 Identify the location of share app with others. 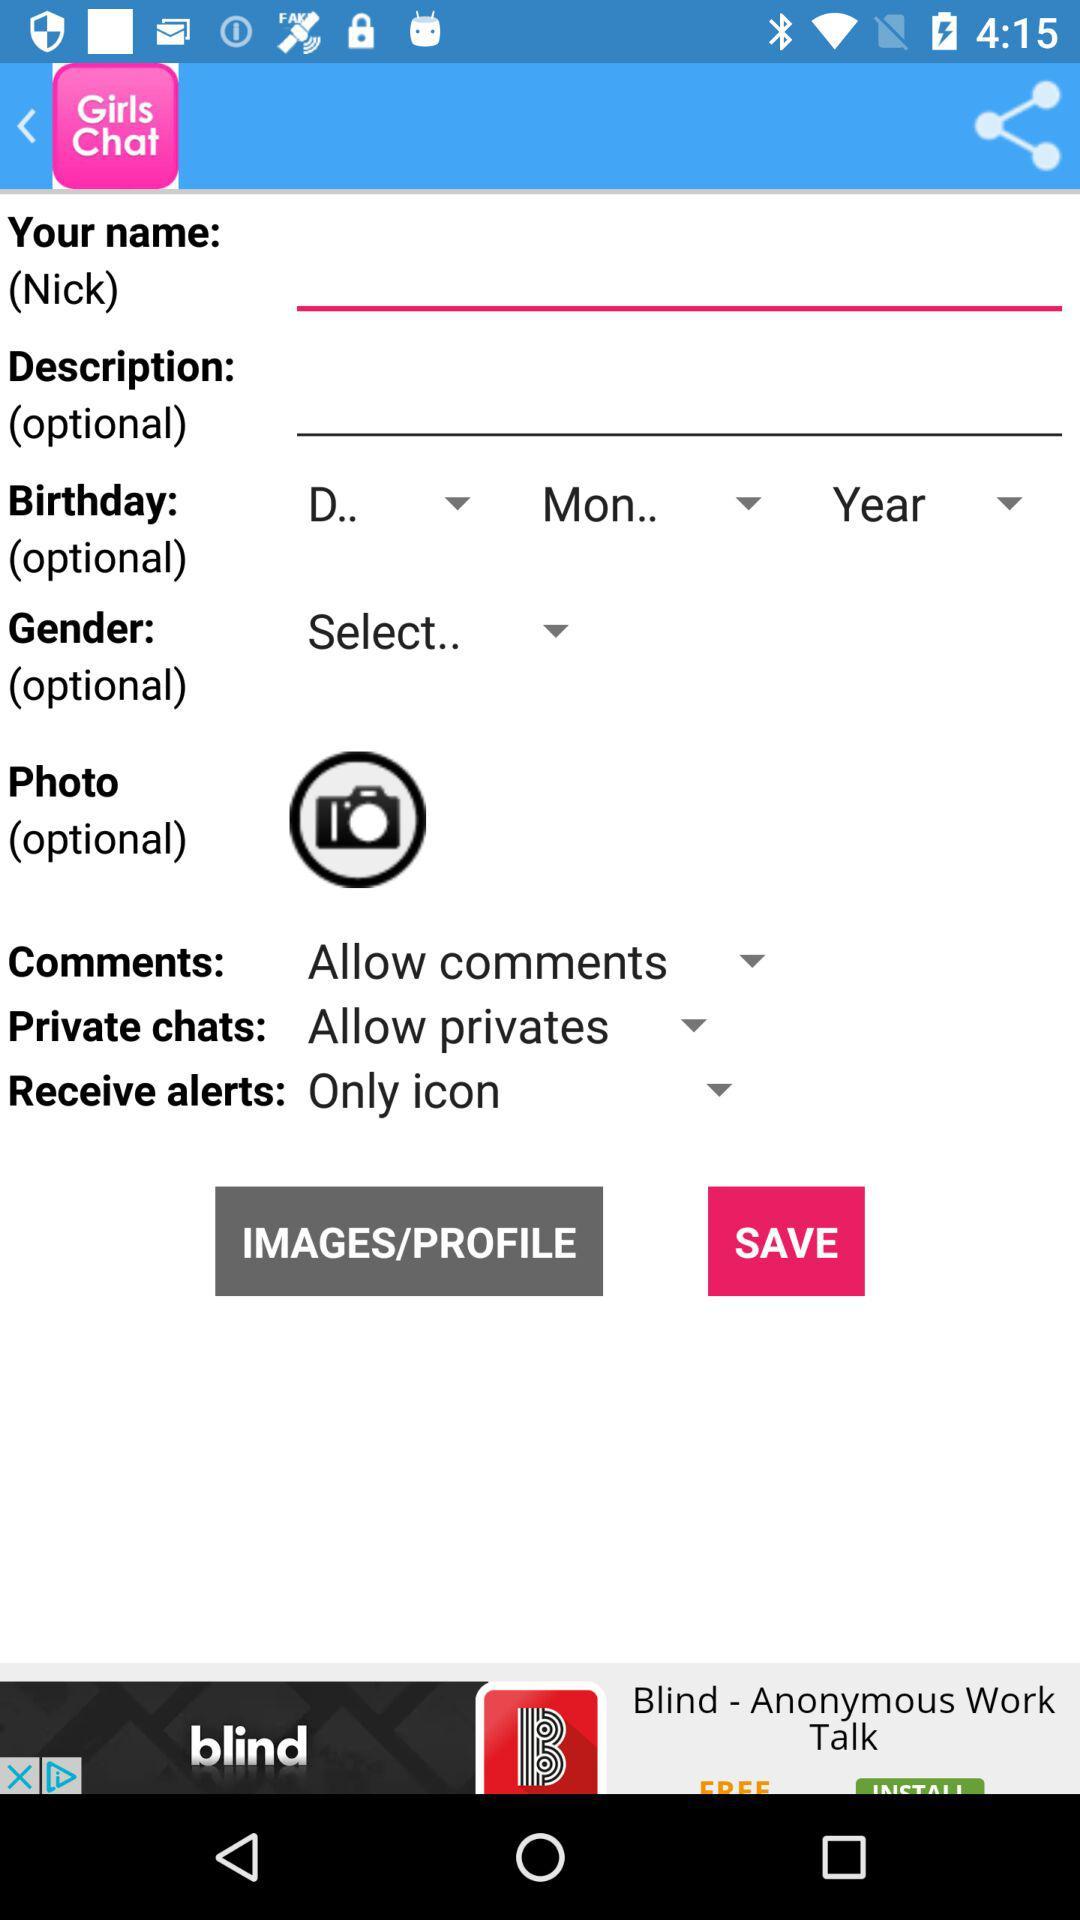
(1017, 124).